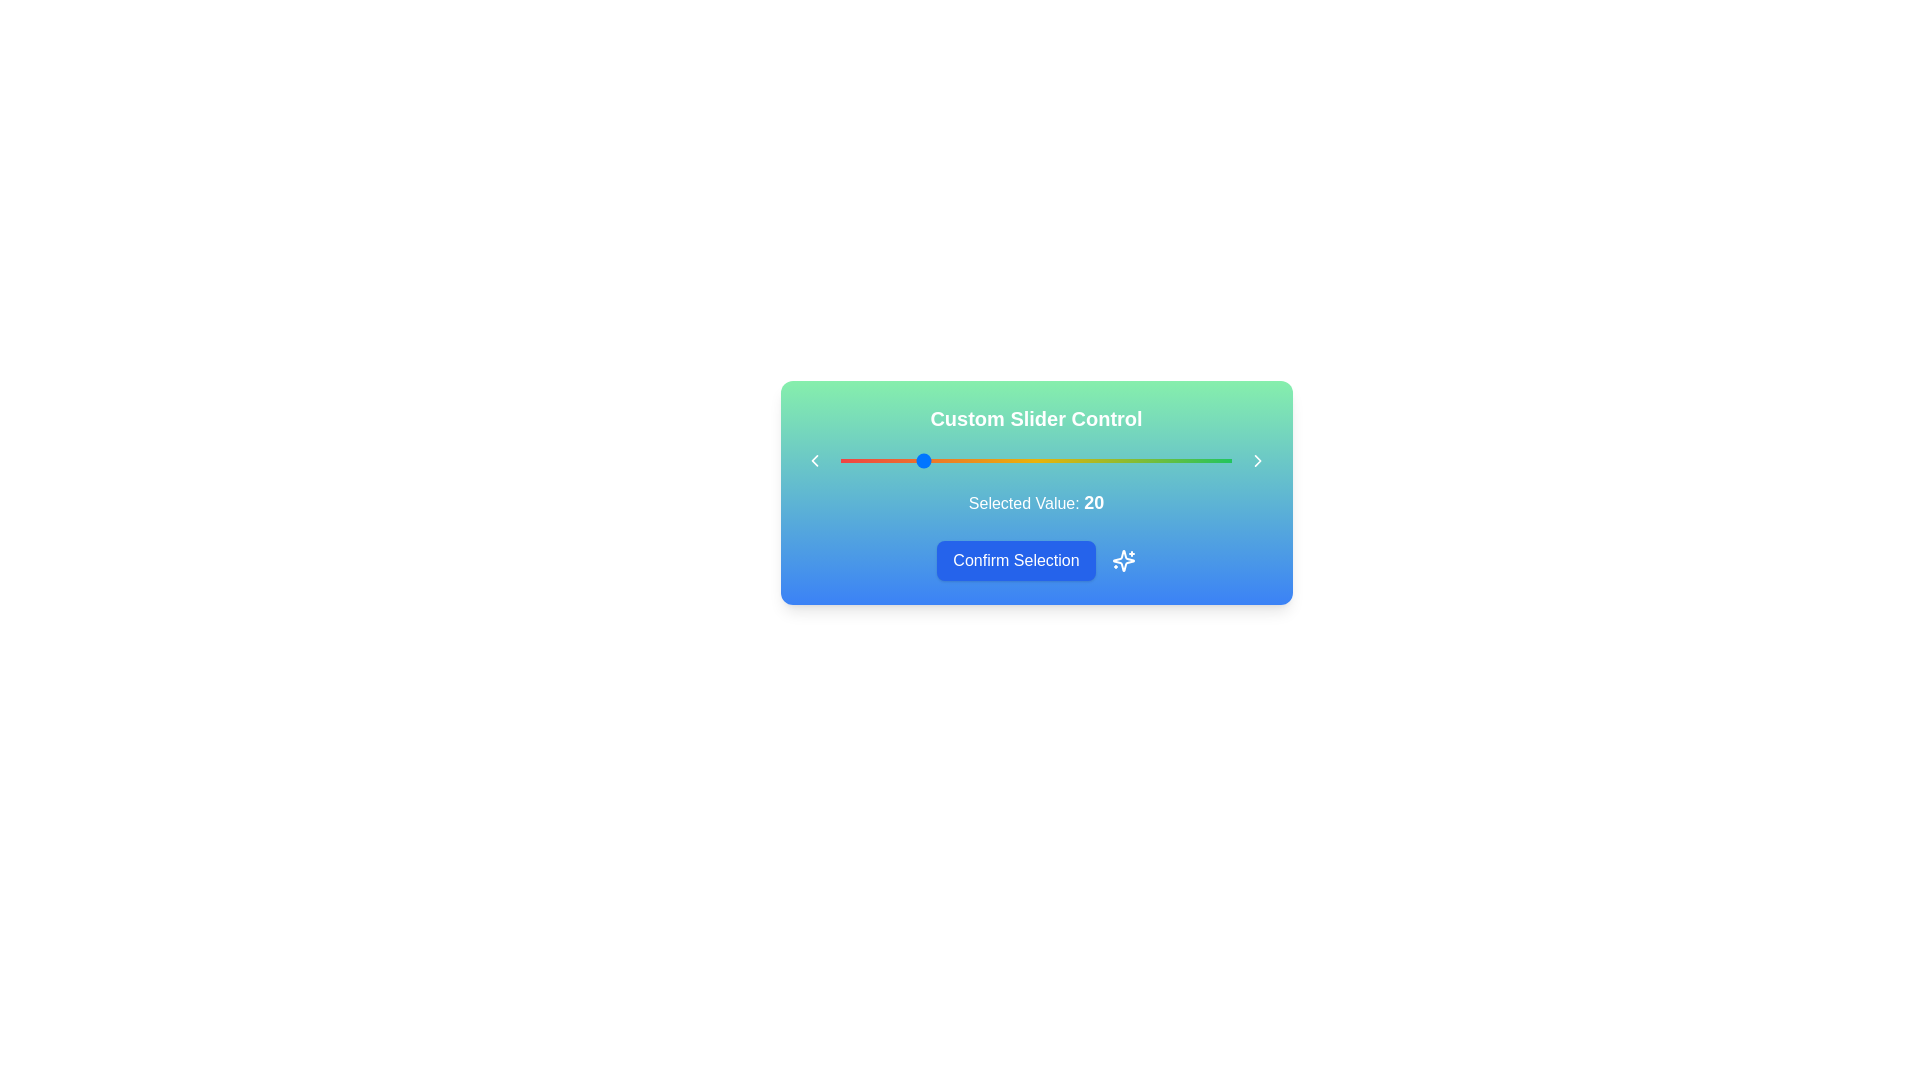 This screenshot has width=1920, height=1080. What do you see at coordinates (1196, 461) in the screenshot?
I see `the slider to 91 by dragging the handle` at bounding box center [1196, 461].